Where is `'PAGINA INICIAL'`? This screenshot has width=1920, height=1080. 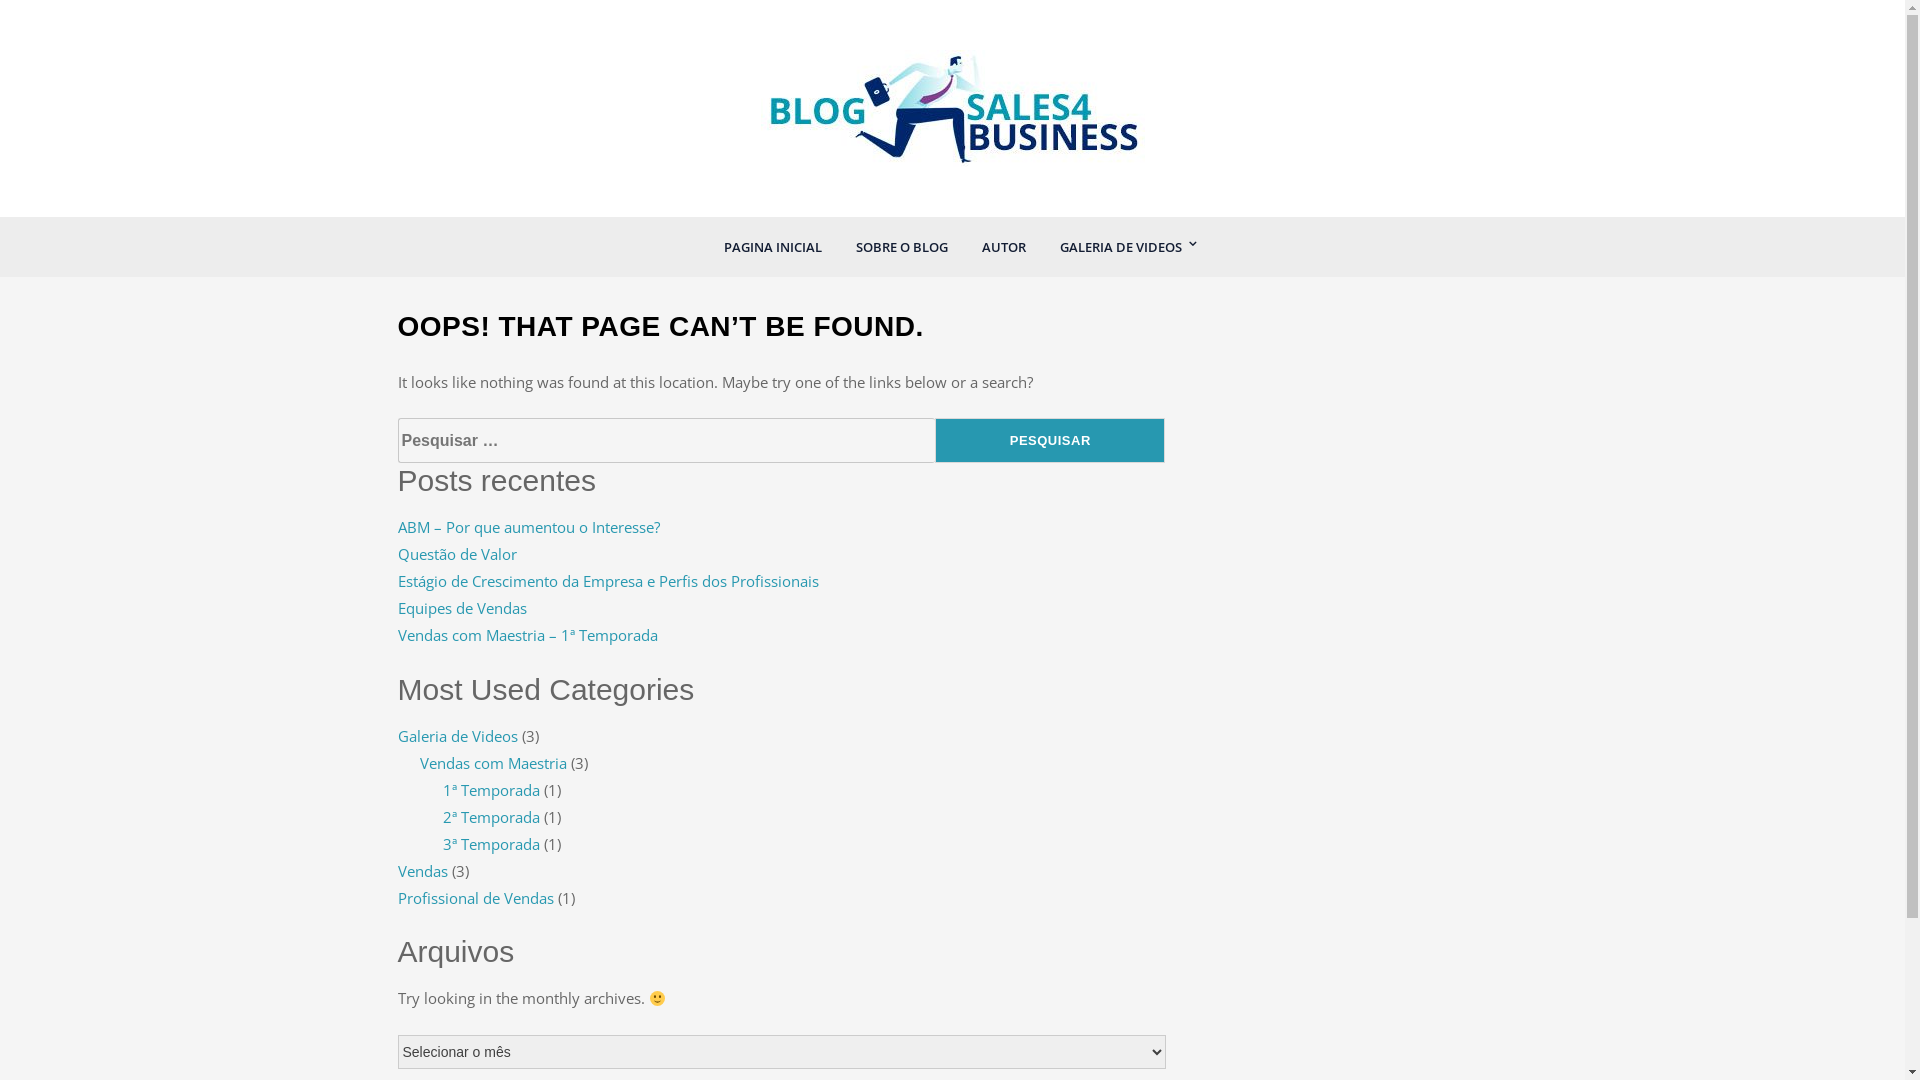 'PAGINA INICIAL' is located at coordinates (708, 245).